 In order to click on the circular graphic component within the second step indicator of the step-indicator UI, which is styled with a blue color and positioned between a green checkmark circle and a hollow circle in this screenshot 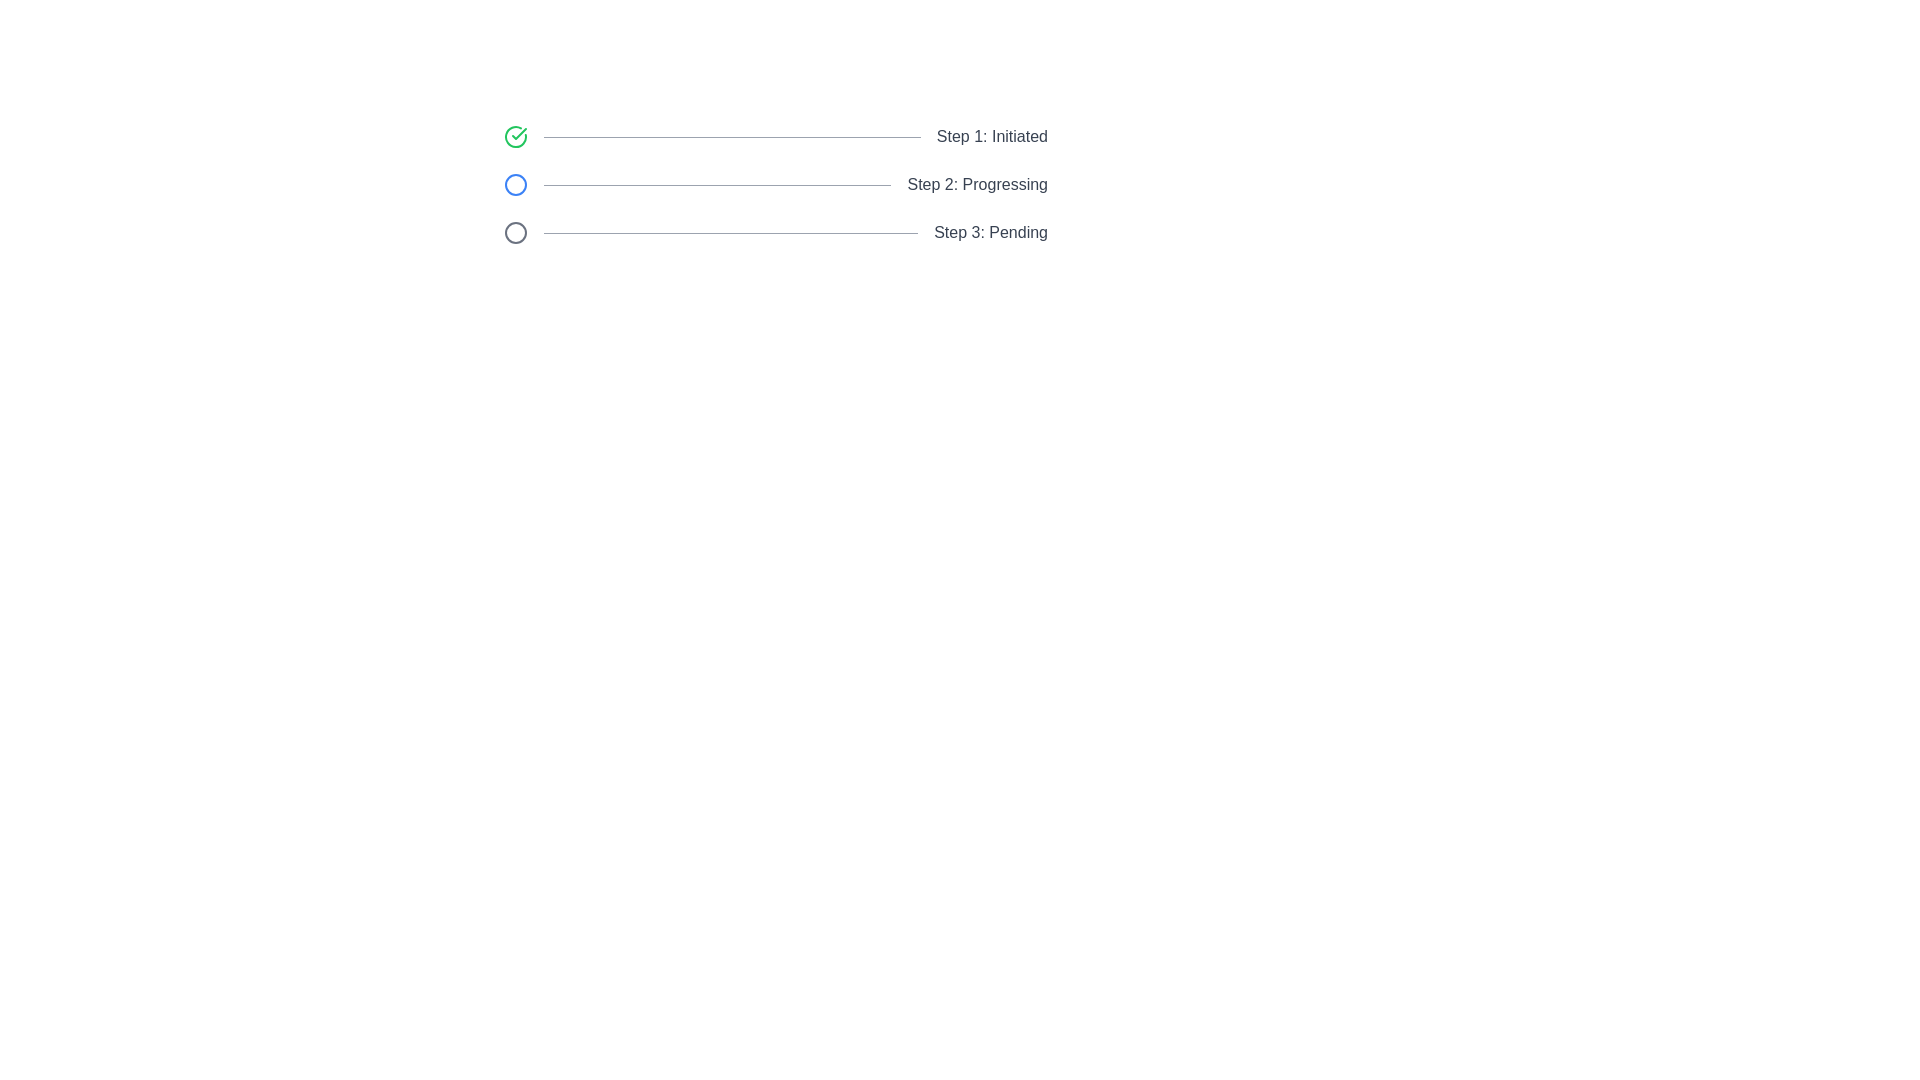, I will do `click(515, 185)`.